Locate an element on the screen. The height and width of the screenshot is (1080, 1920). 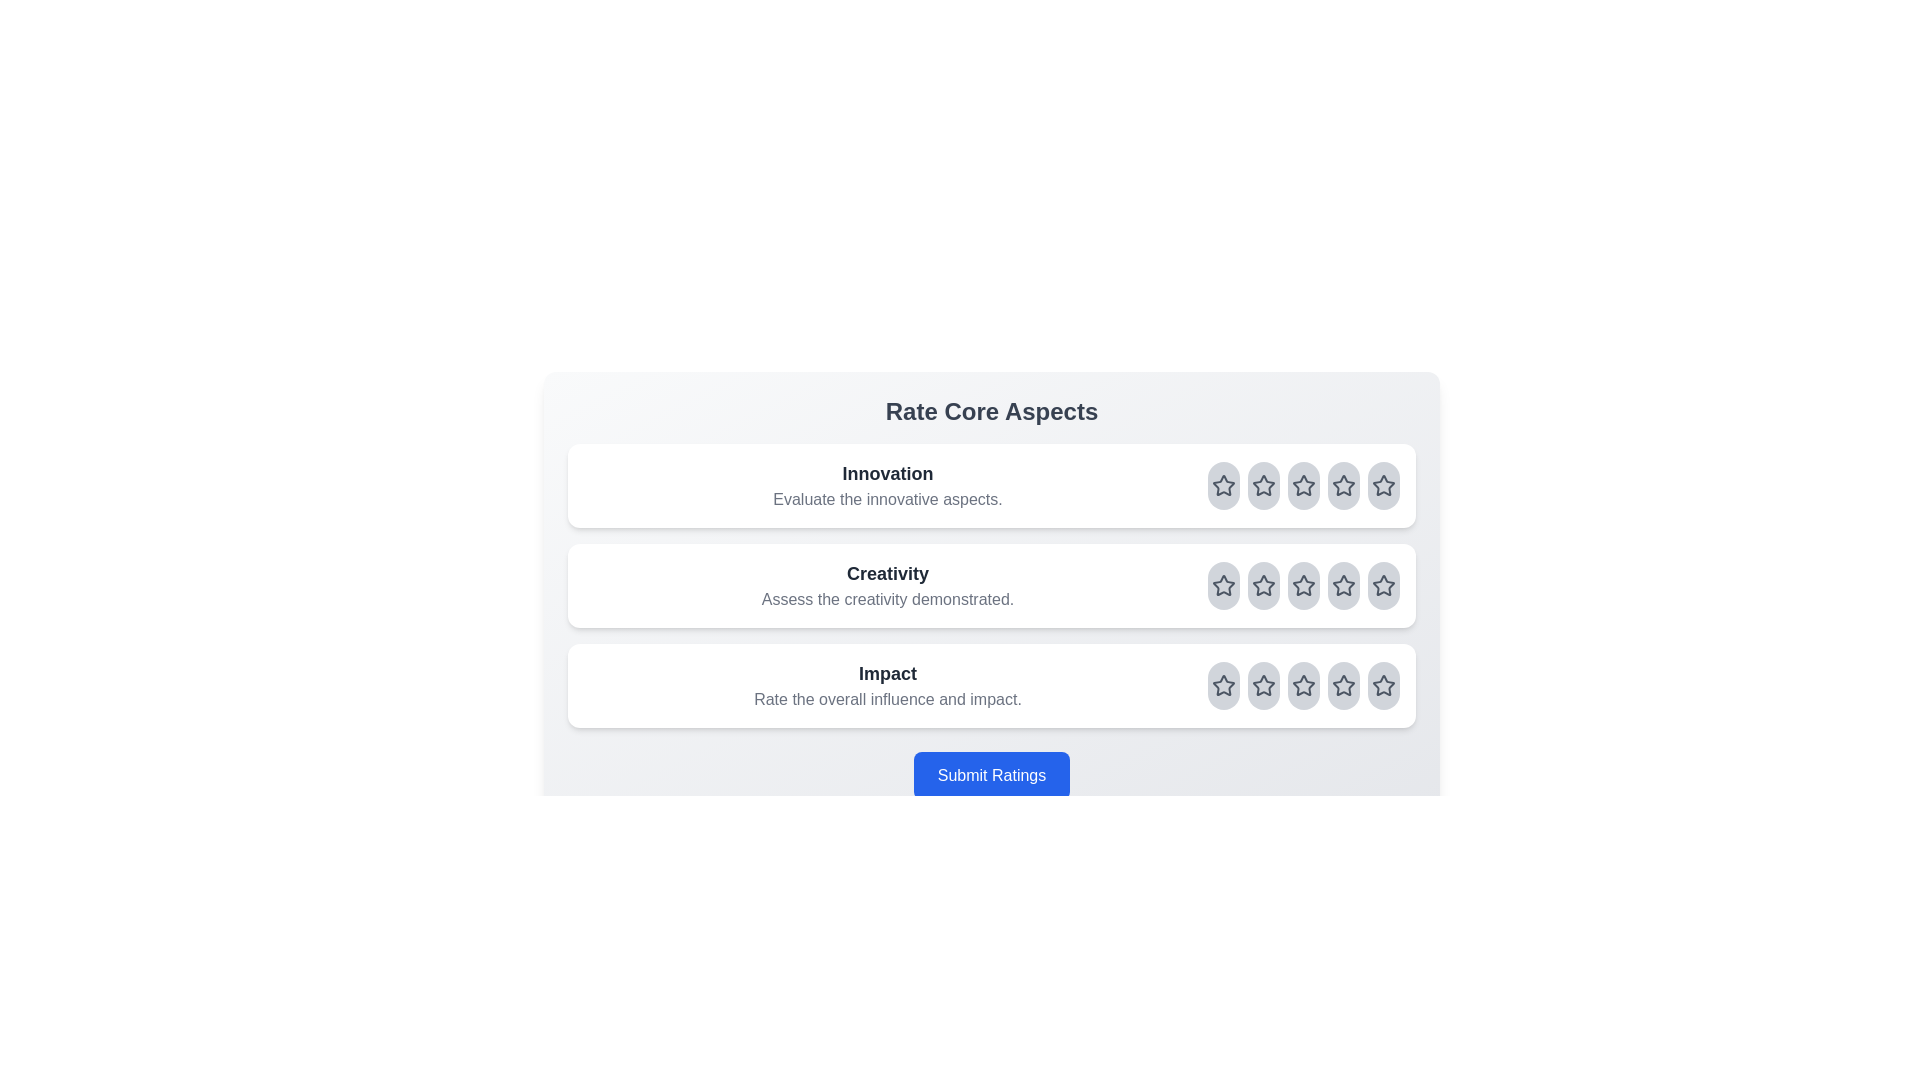
the rating for the aspect Impact to 5 stars by clicking on the corresponding star is located at coordinates (1382, 685).